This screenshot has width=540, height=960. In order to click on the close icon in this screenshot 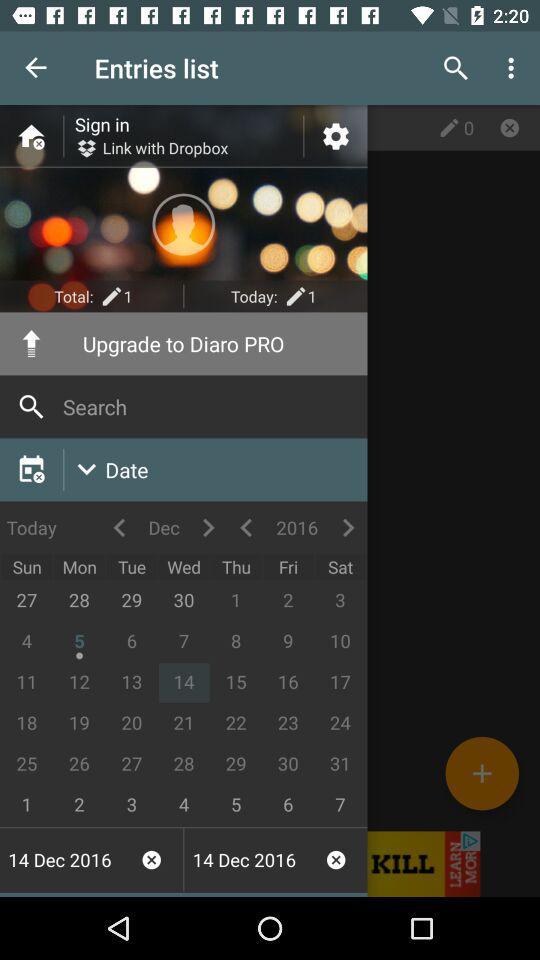, I will do `click(509, 126)`.